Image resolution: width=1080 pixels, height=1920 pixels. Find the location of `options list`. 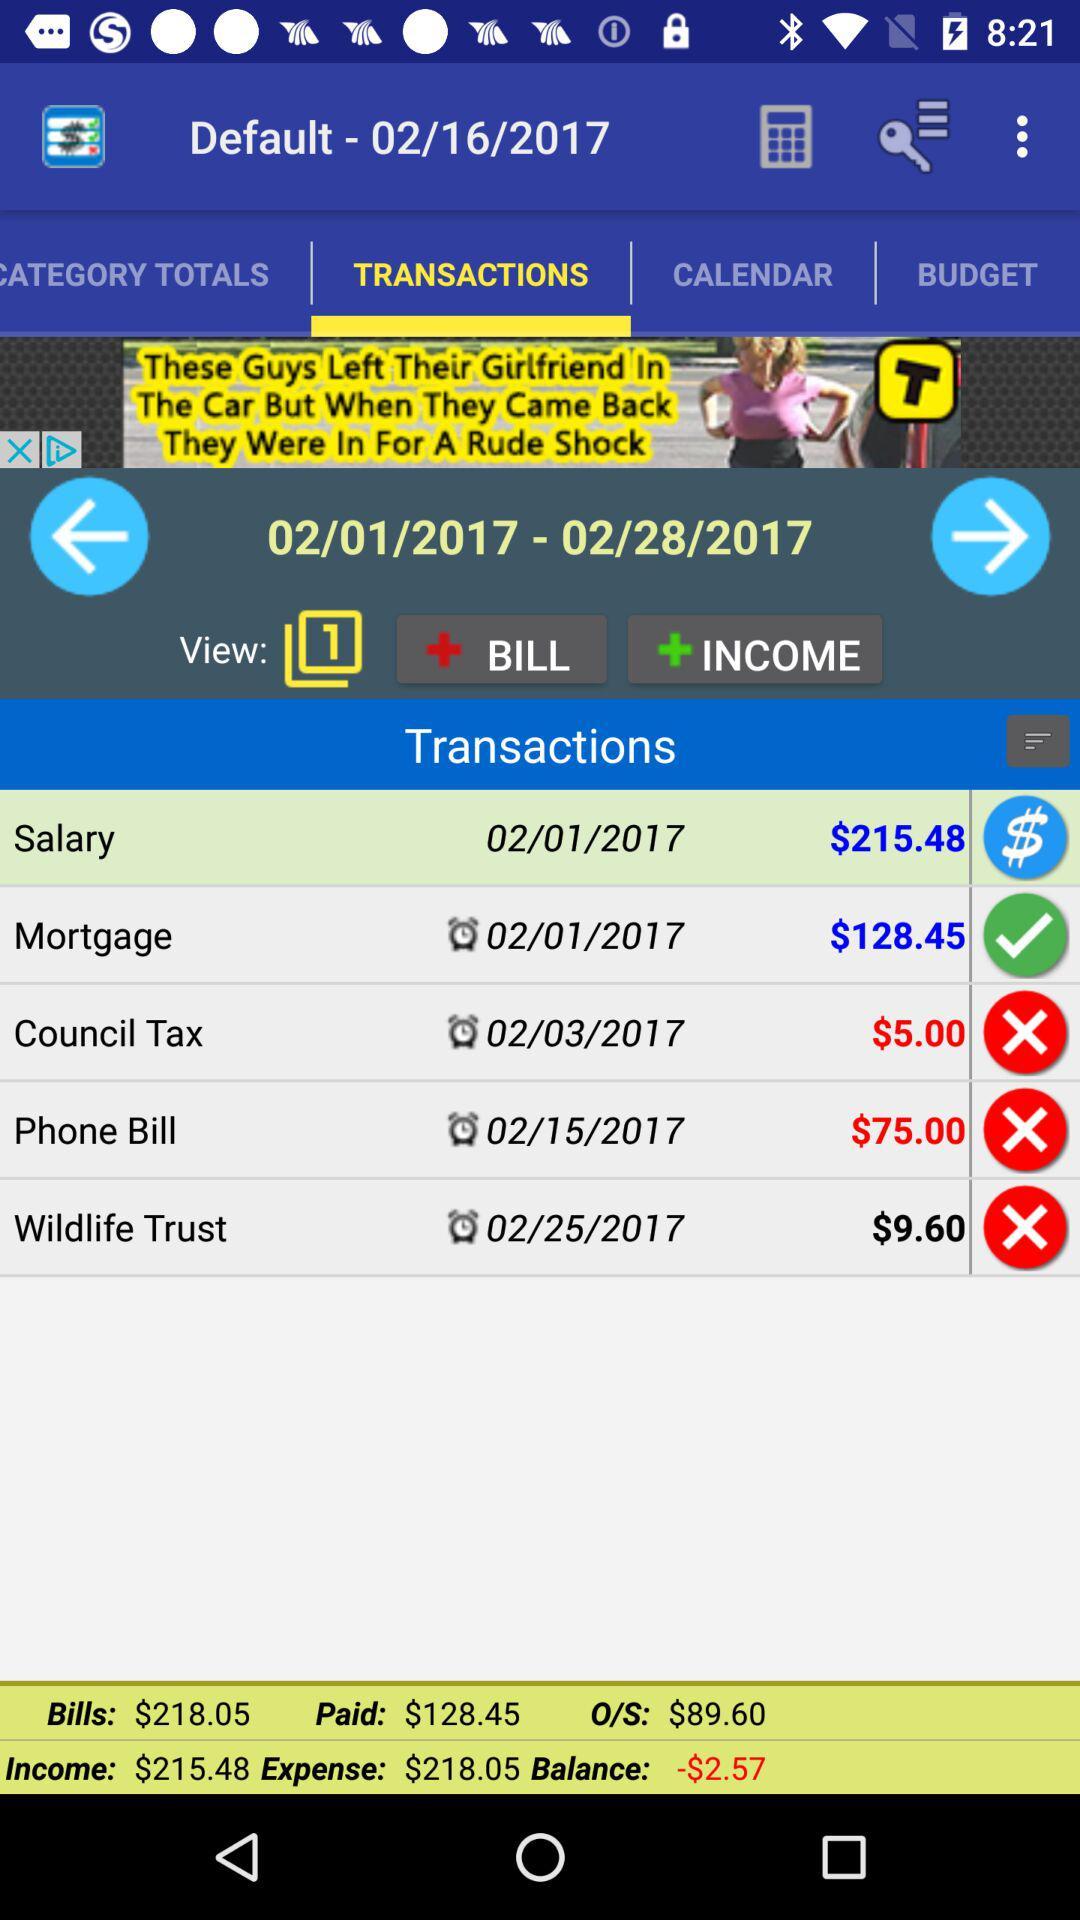

options list is located at coordinates (1036, 739).